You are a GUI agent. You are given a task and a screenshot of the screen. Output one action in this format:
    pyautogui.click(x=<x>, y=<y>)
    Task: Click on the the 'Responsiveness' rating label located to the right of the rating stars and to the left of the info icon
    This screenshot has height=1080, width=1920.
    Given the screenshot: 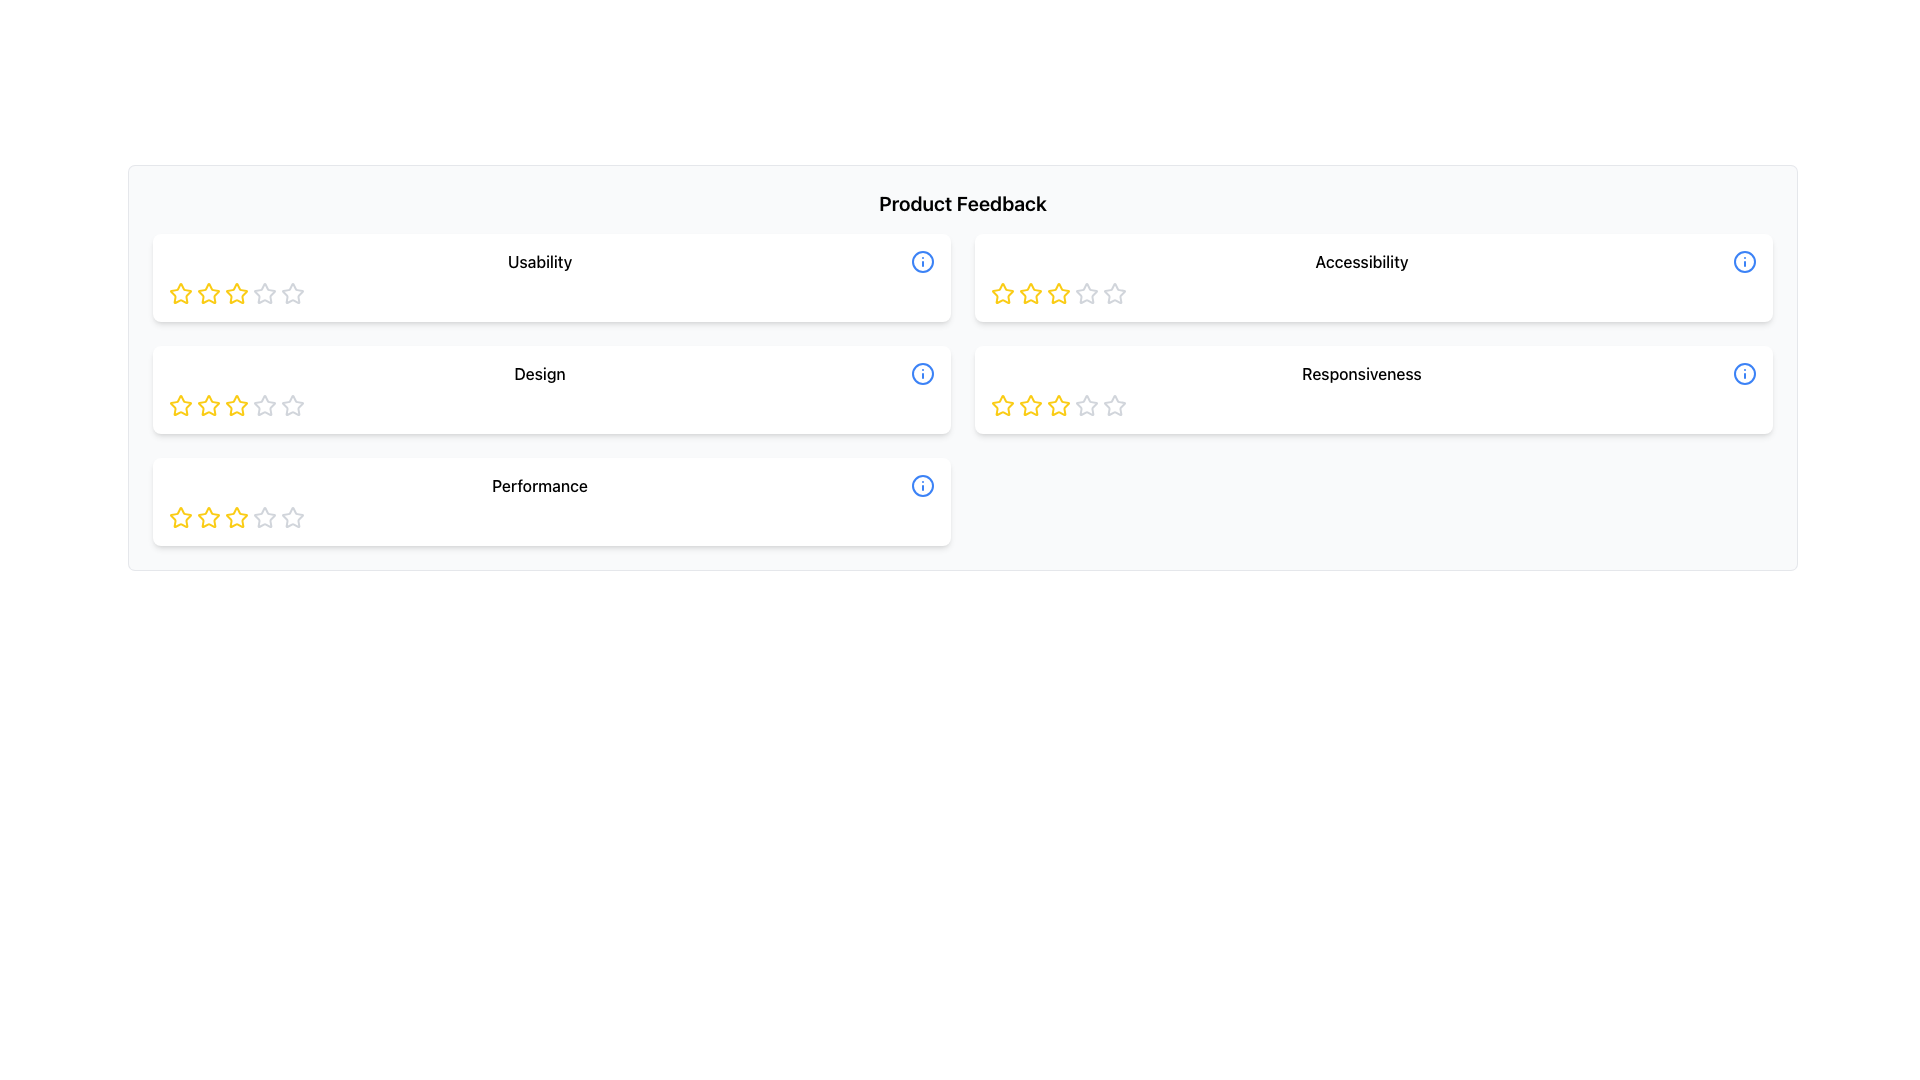 What is the action you would take?
    pyautogui.click(x=1361, y=374)
    